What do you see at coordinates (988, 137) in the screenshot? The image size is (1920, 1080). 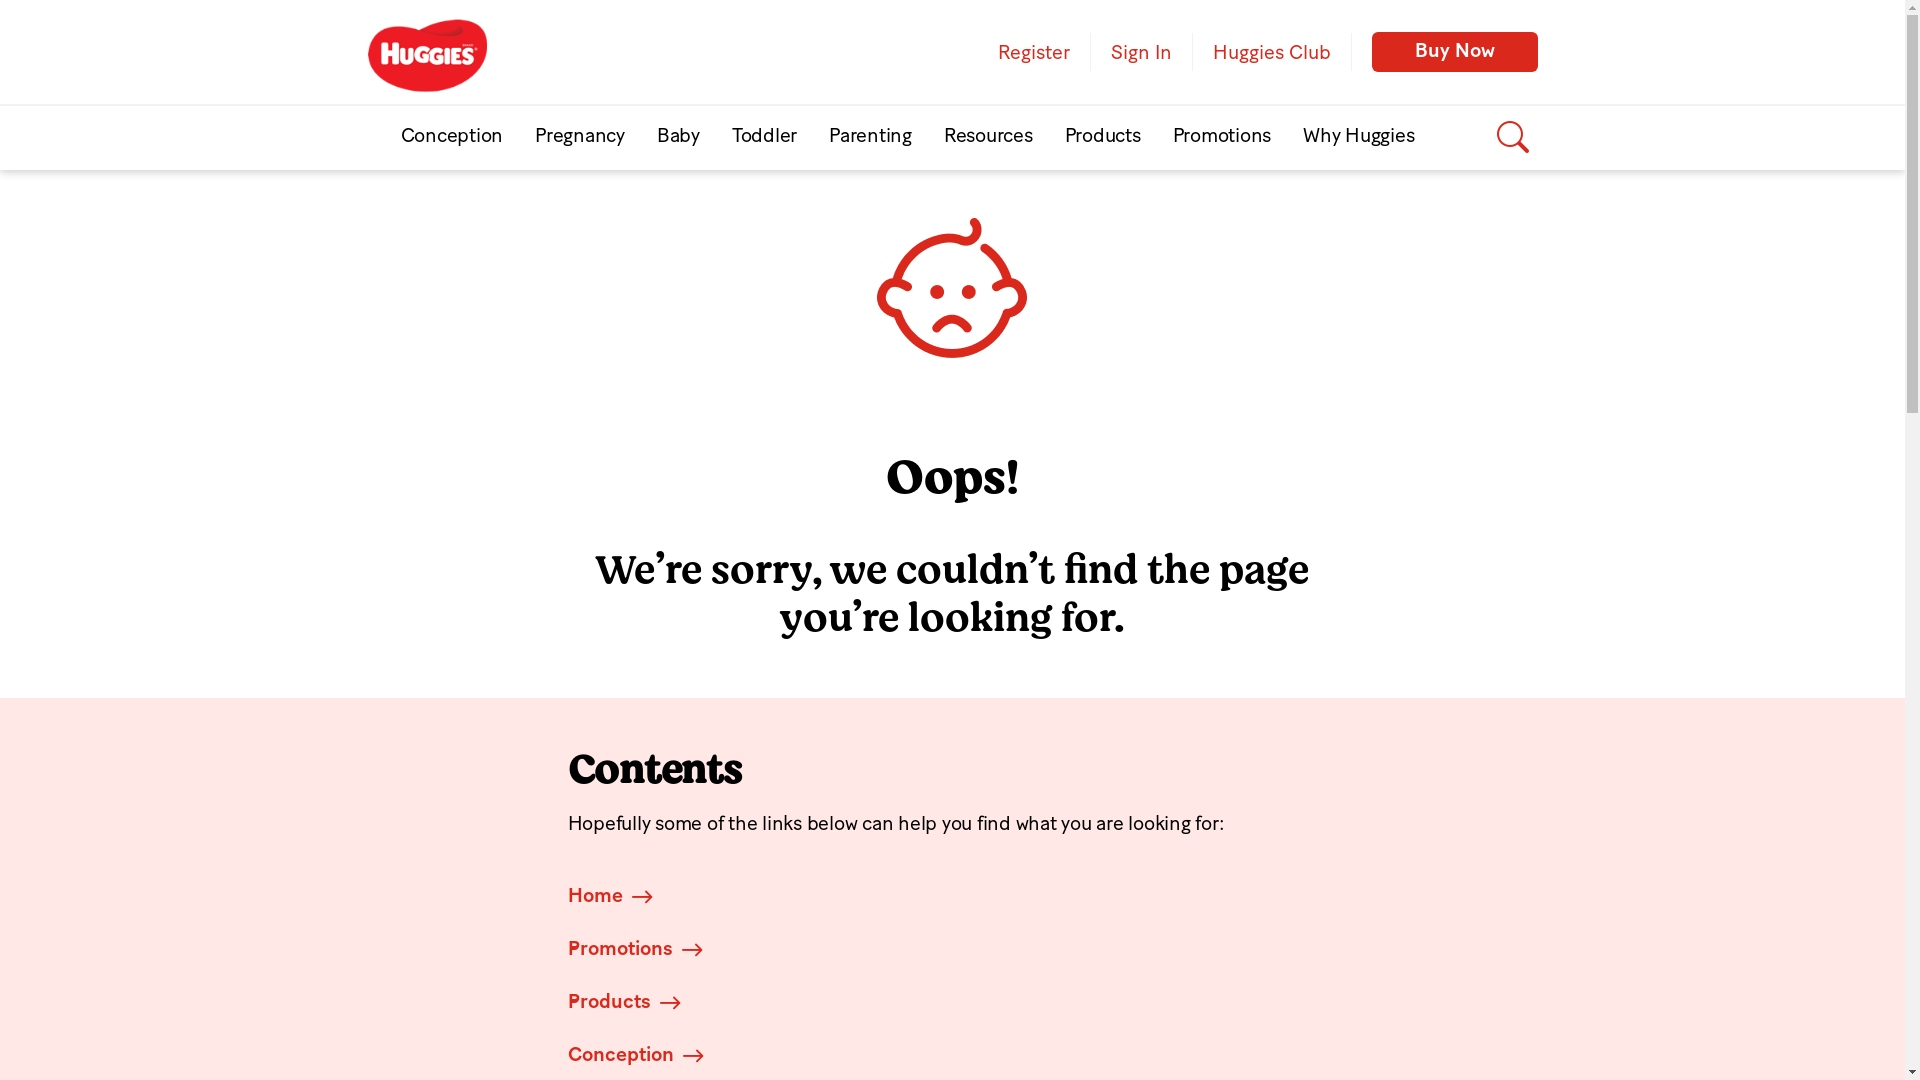 I see `'Resources'` at bounding box center [988, 137].